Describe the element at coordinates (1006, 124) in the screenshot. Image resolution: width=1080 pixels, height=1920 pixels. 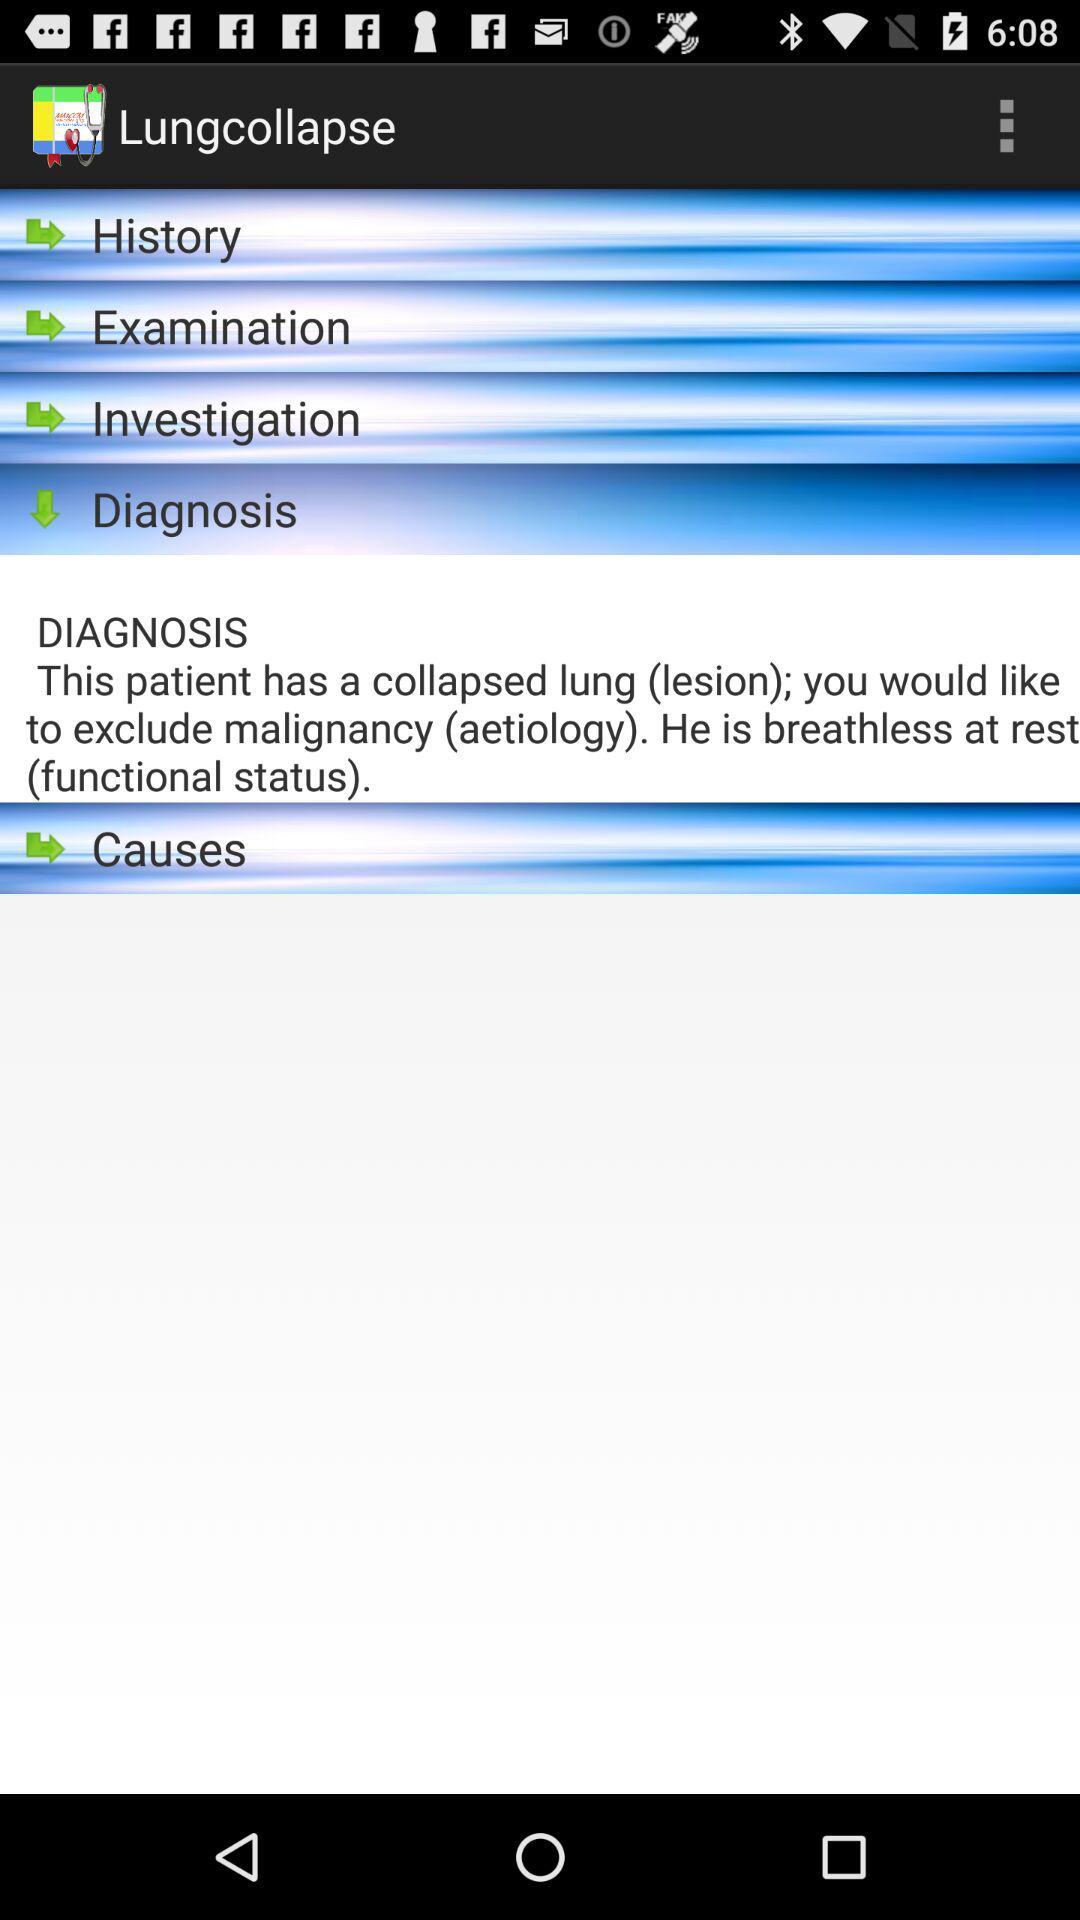
I see `the icon next to the lungcollapse` at that location.